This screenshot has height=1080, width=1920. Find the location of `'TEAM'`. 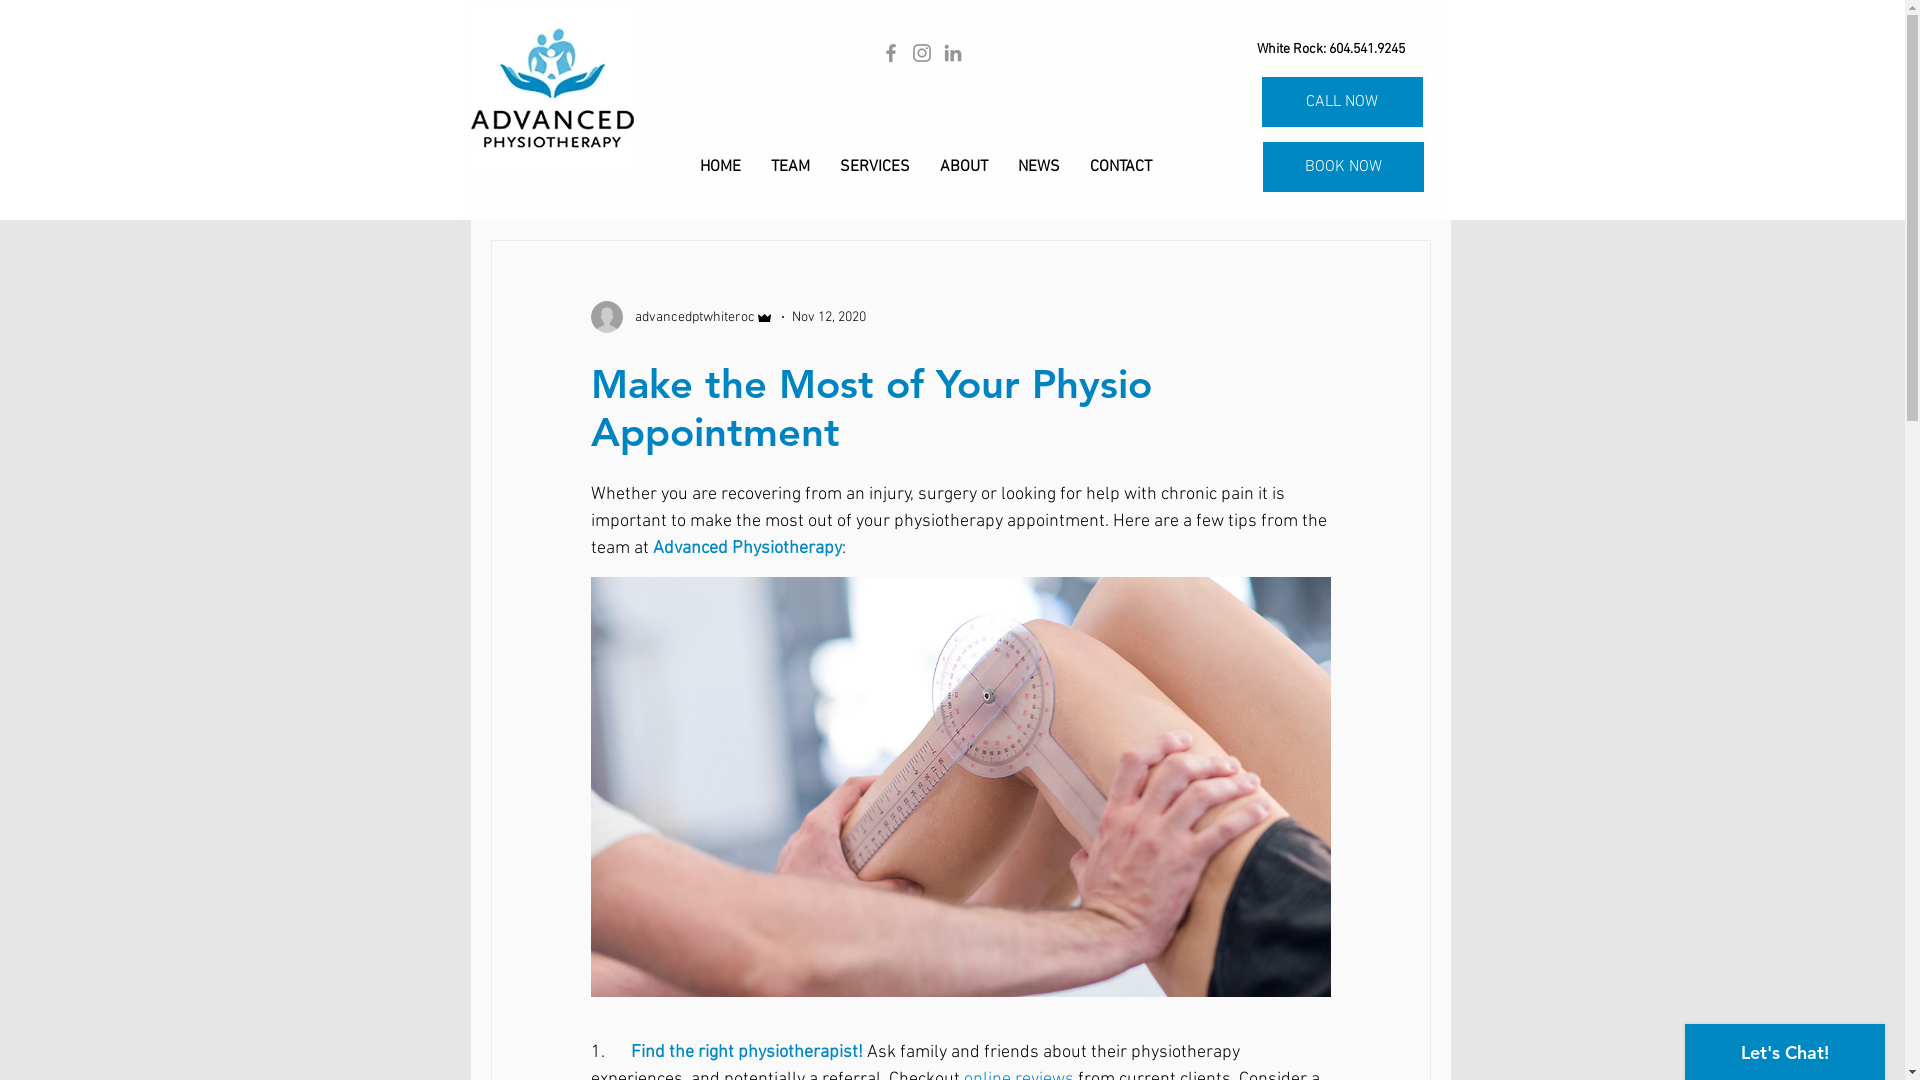

'TEAM' is located at coordinates (789, 165).